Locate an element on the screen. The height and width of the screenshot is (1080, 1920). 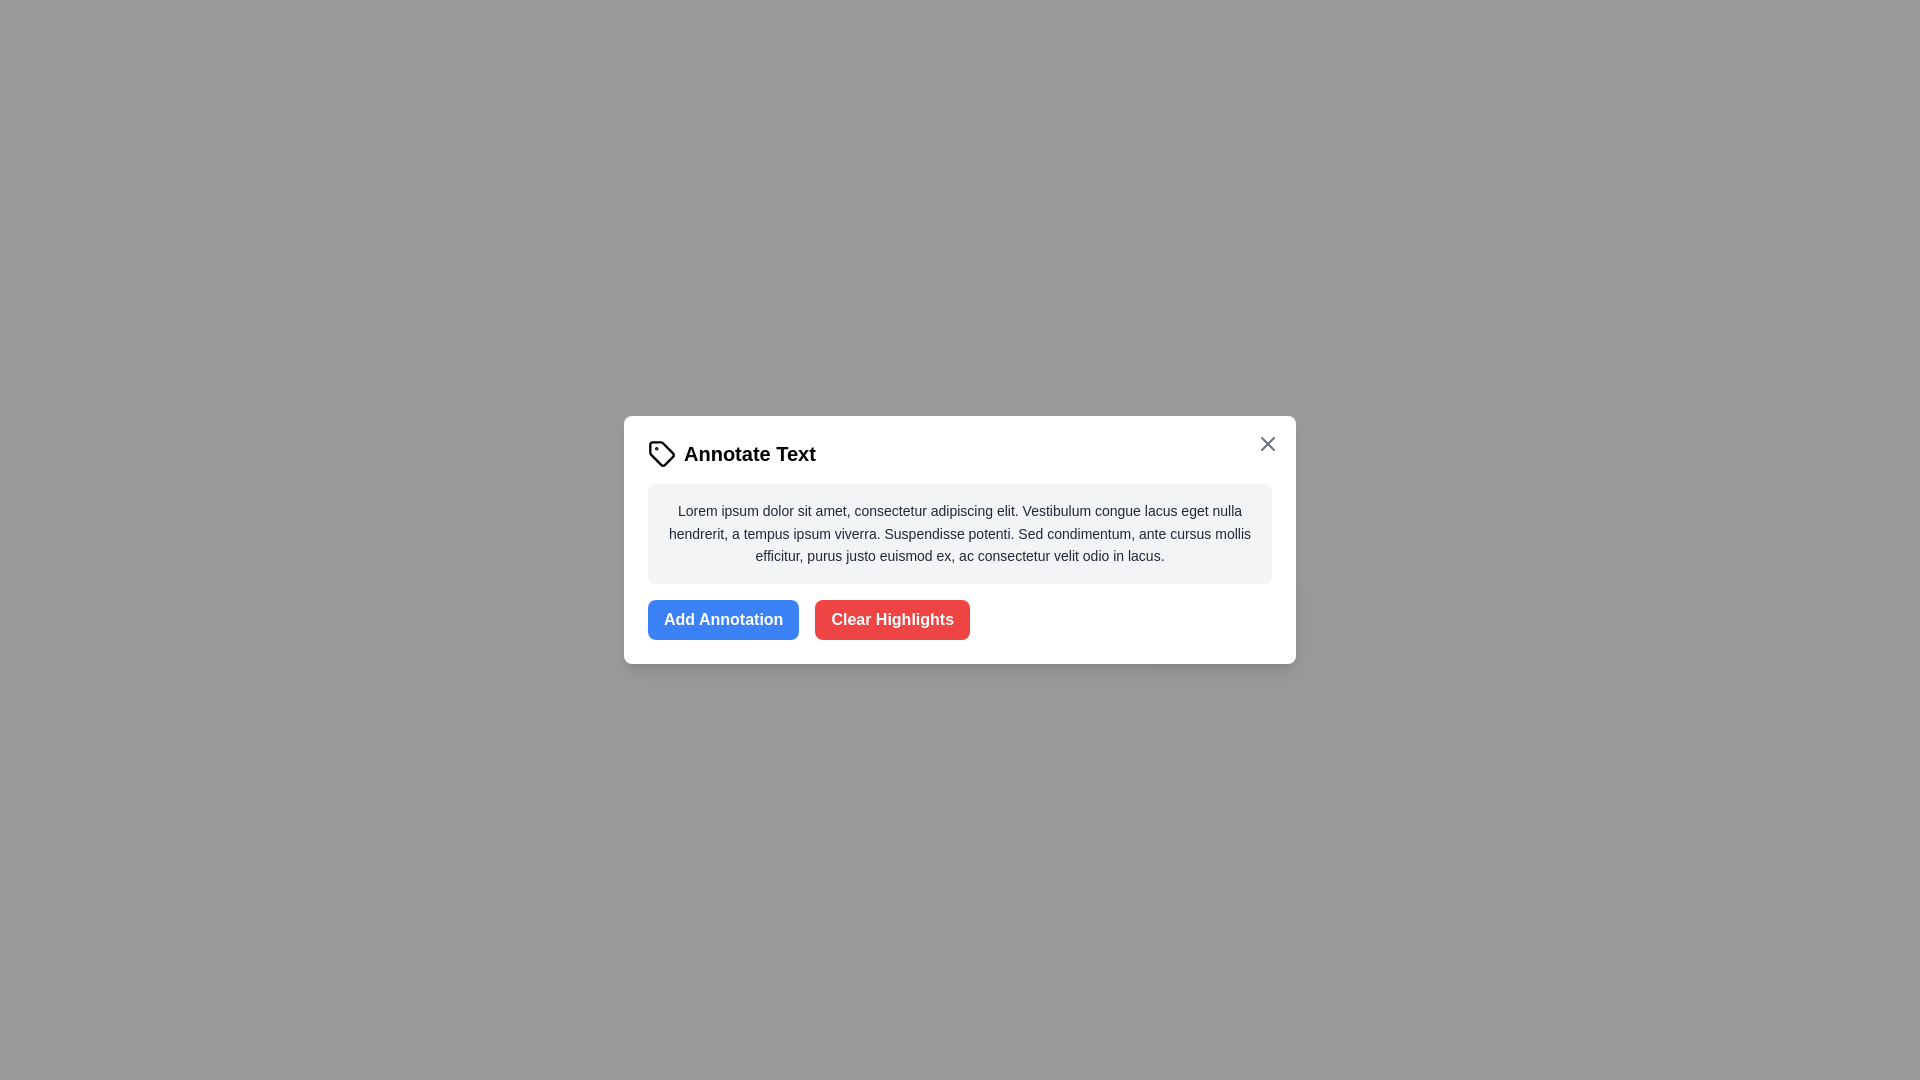
the 'Add Annotation' button is located at coordinates (722, 619).